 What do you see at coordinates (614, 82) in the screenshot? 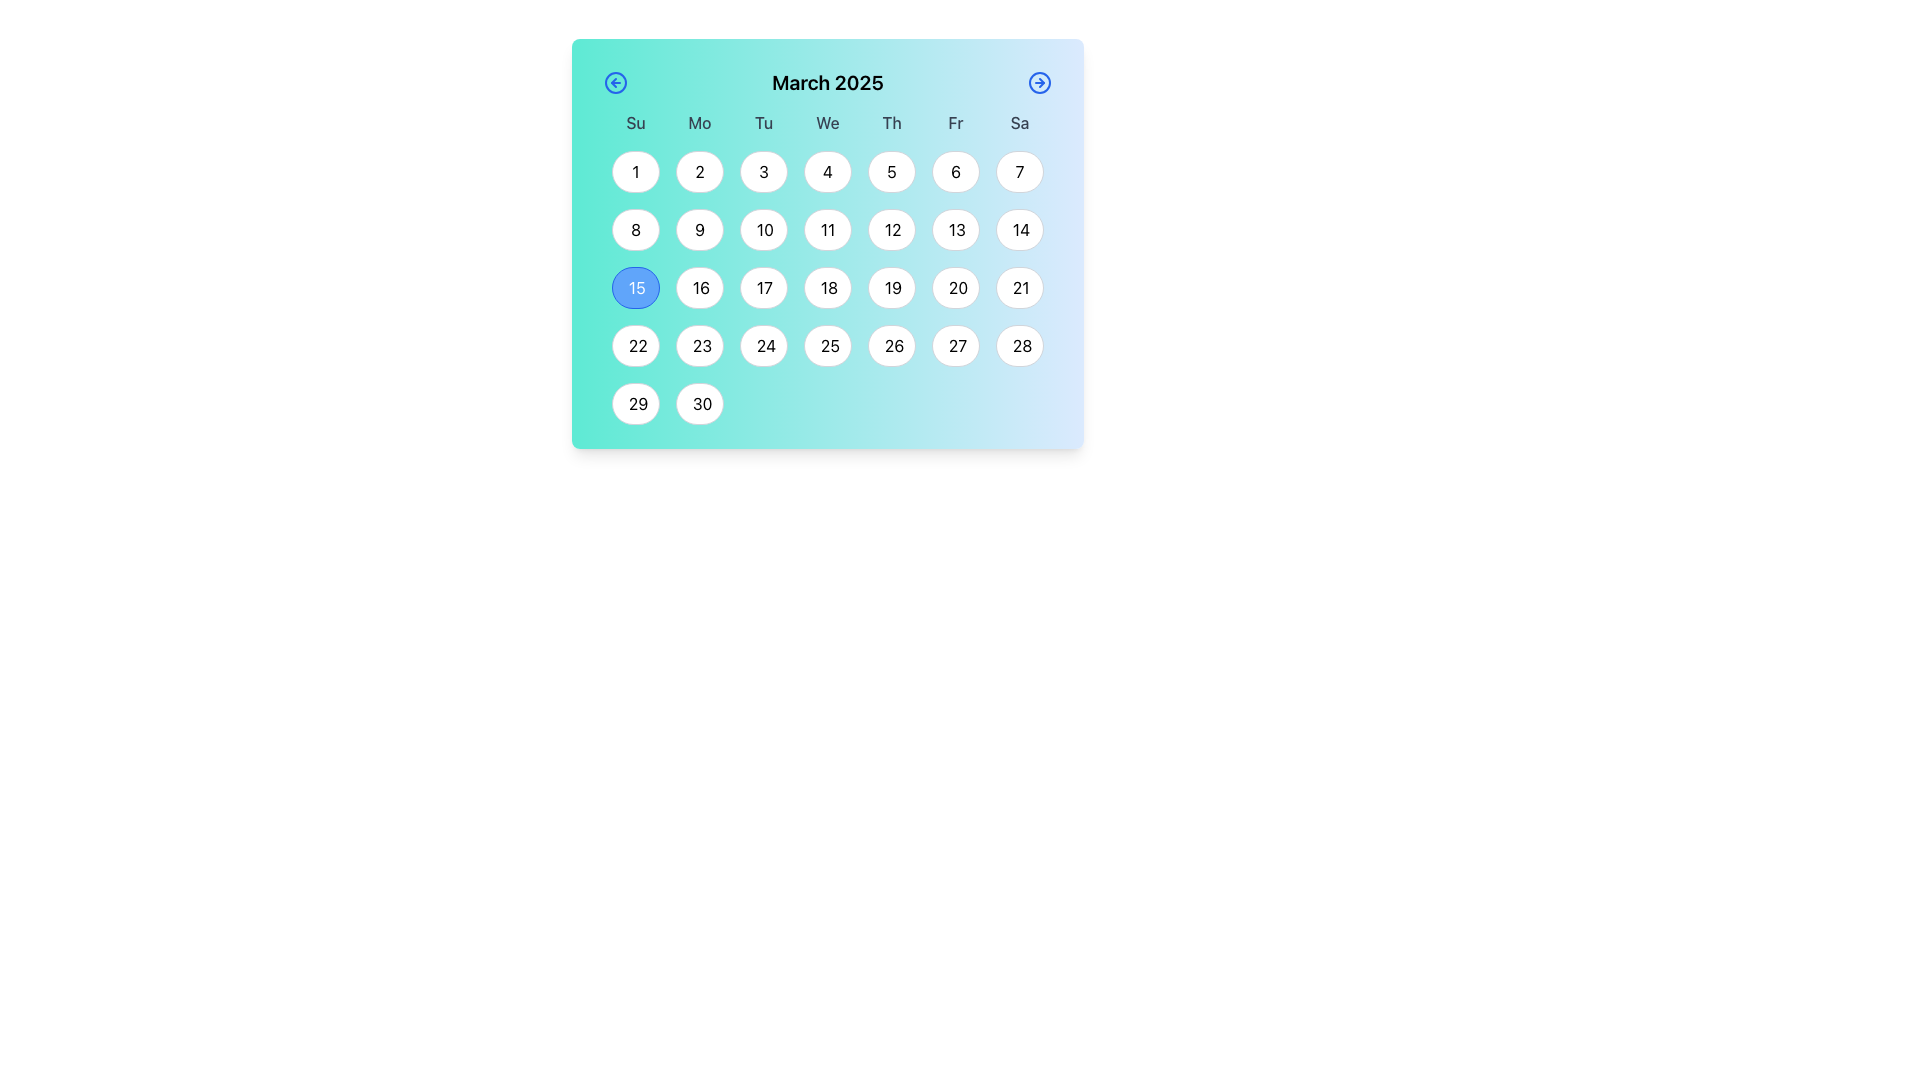
I see `the circular arrow button with a blue outline and a left-facing arrow at its center` at bounding box center [614, 82].